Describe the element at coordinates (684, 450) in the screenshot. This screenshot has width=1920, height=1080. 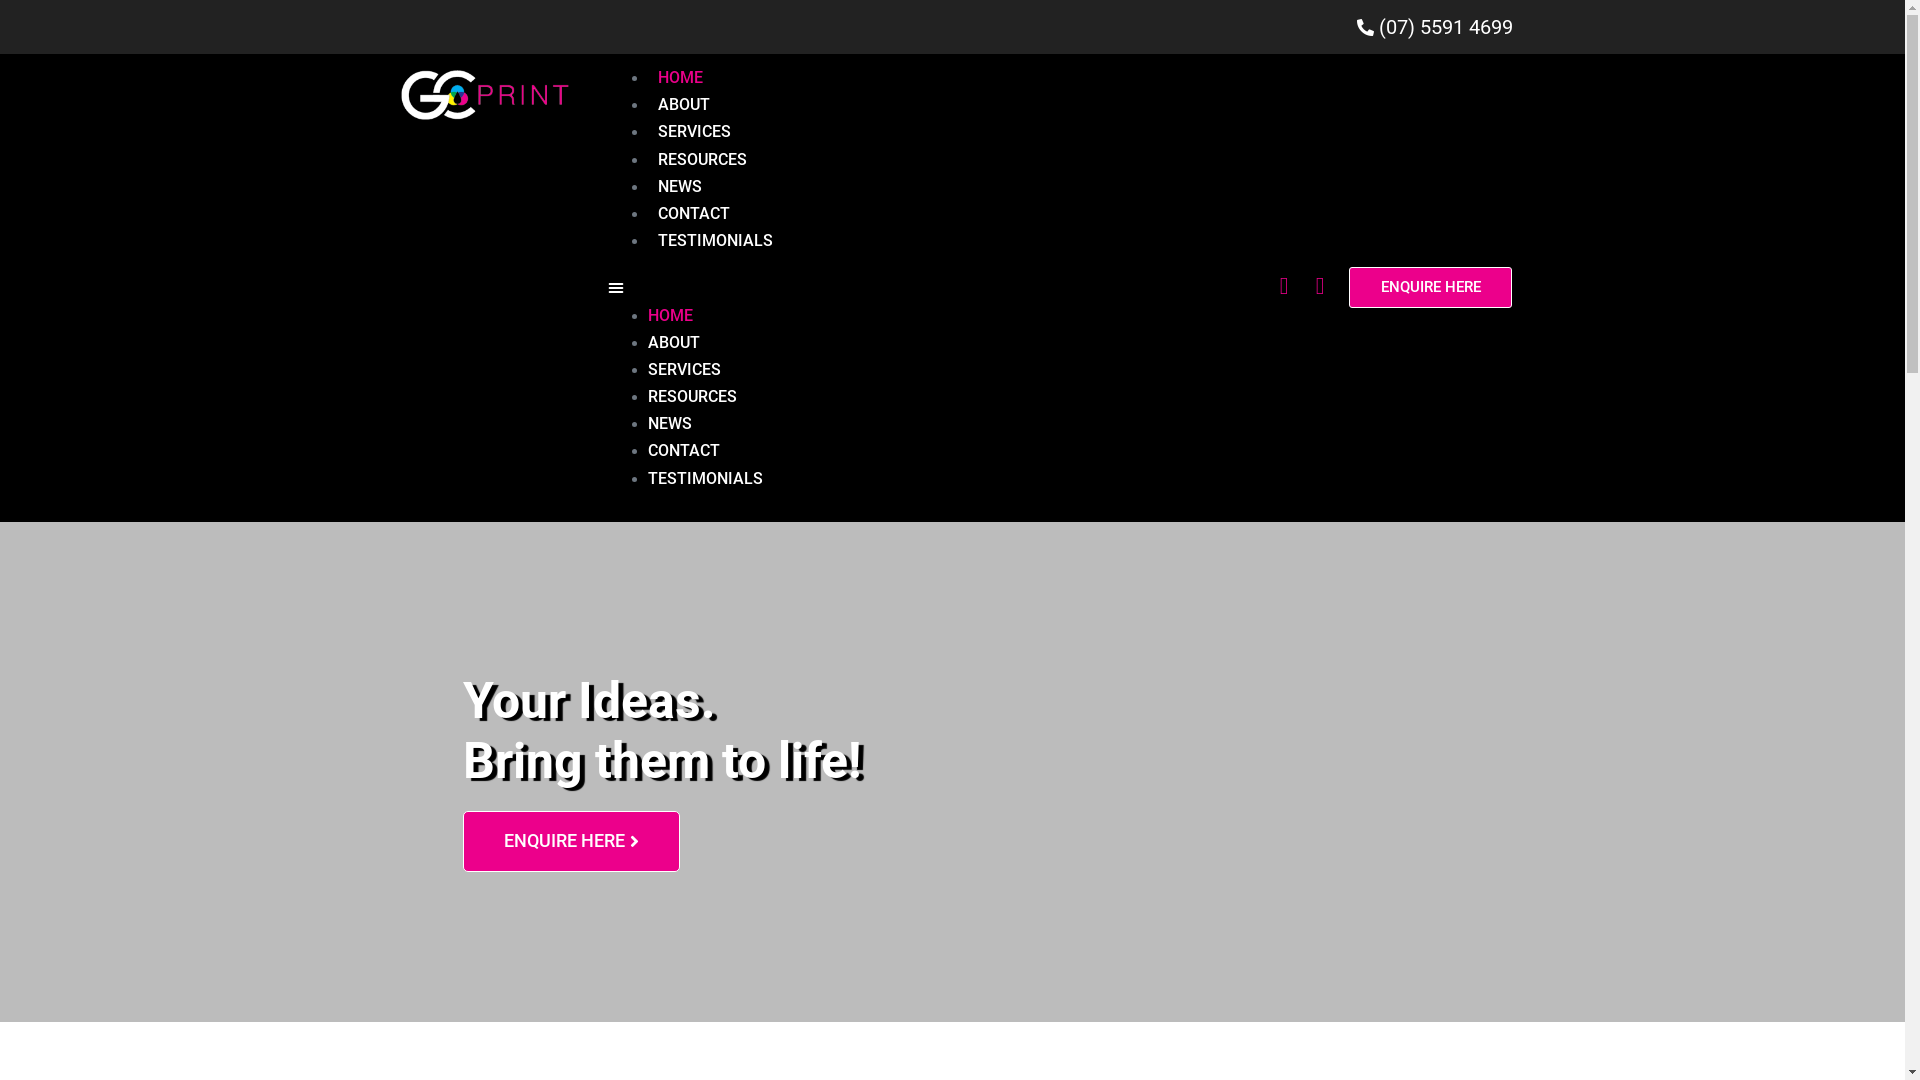
I see `'CONTACT'` at that location.